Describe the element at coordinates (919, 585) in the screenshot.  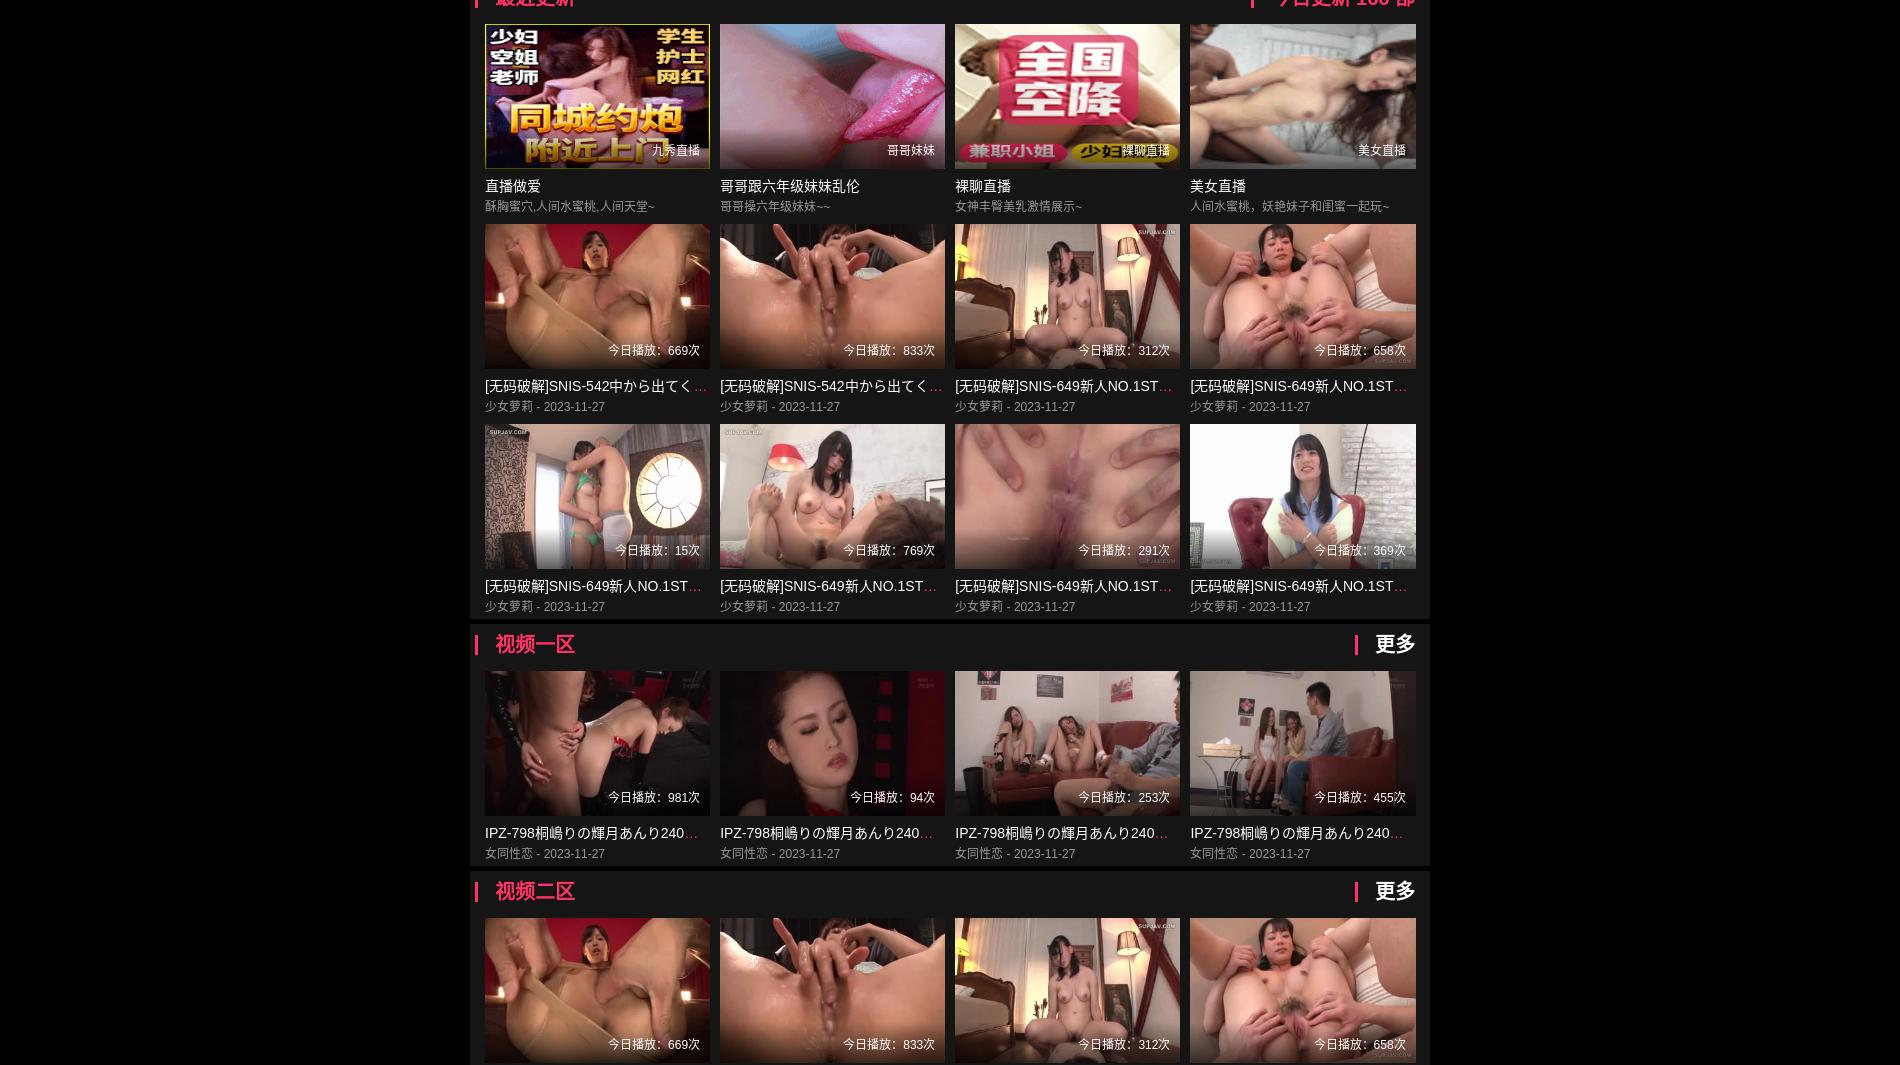
I see `'[无码破解]SNIS-649新人NO.1STYLE白石真琴AVデビュー第03集'` at that location.